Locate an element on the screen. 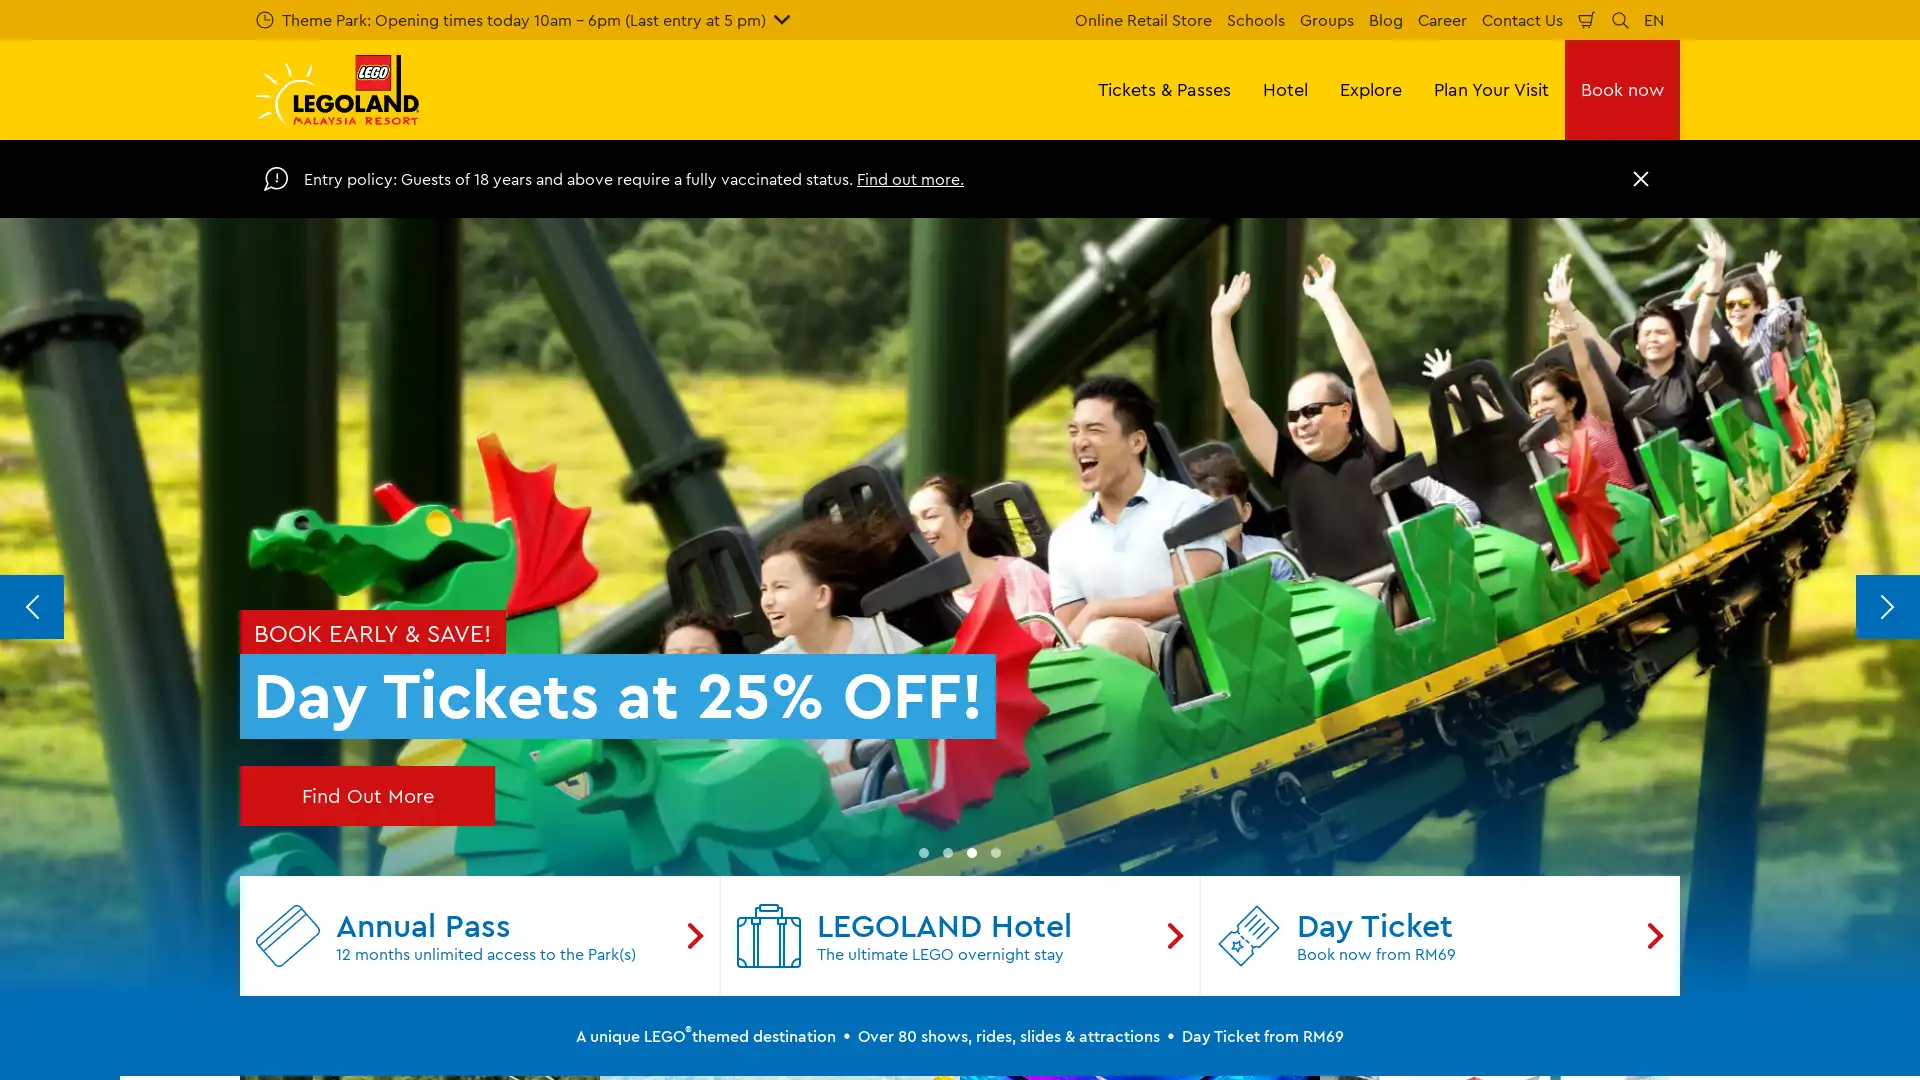  Close is located at coordinates (1641, 177).